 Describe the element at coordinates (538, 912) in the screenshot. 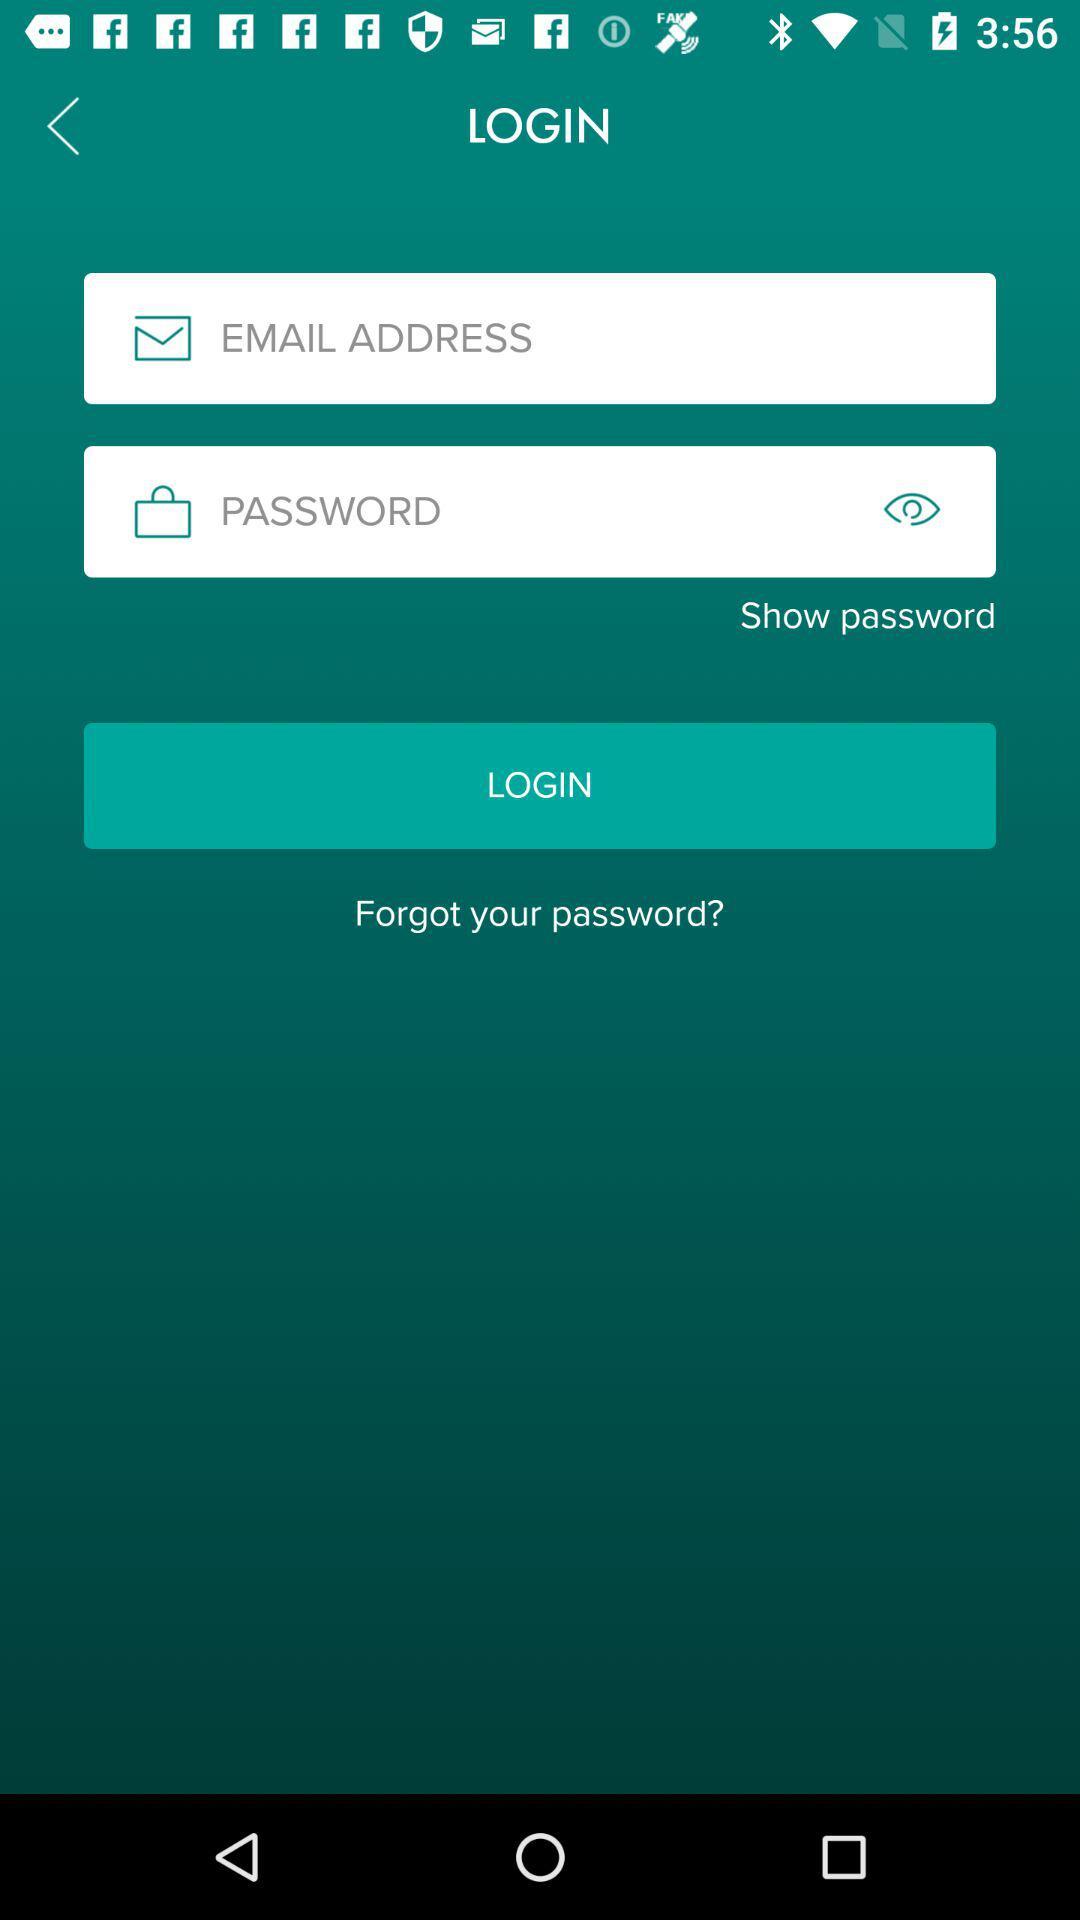

I see `item below login` at that location.